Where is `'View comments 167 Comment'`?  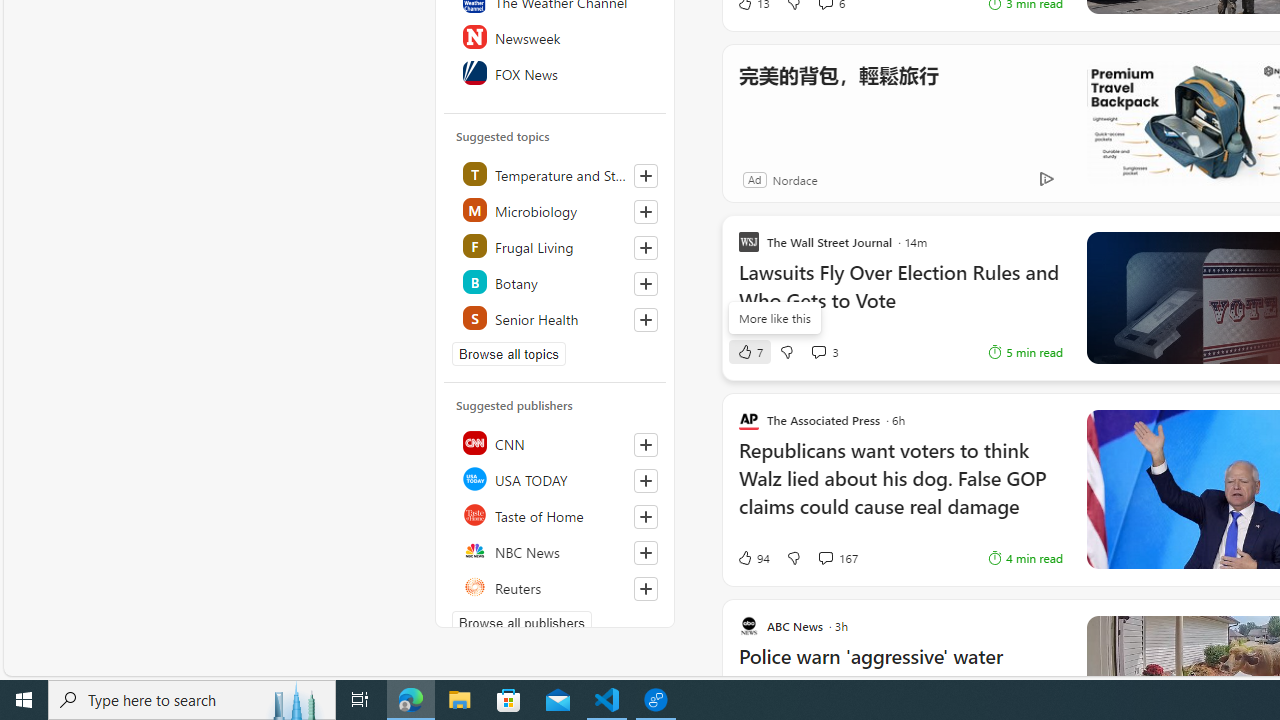 'View comments 167 Comment' is located at coordinates (837, 558).